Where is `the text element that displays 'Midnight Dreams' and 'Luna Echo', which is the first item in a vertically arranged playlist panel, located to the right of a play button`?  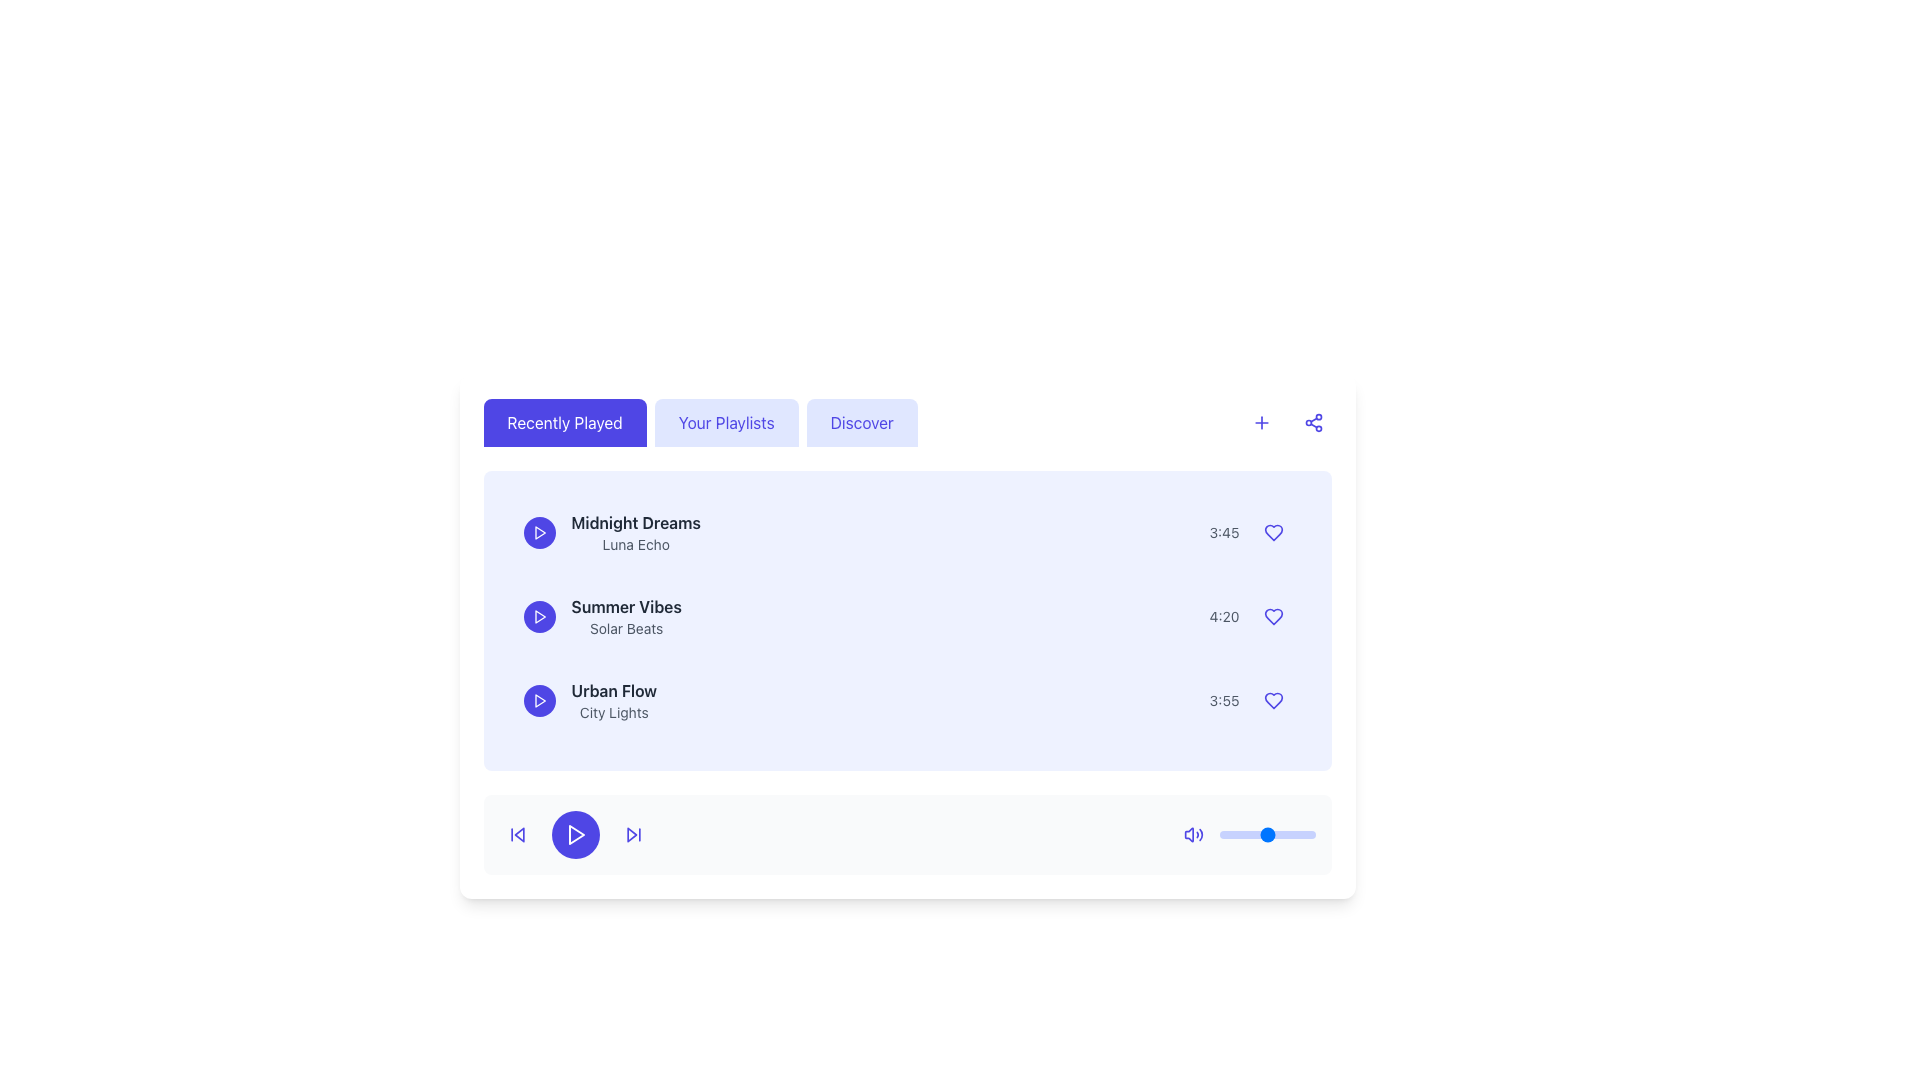 the text element that displays 'Midnight Dreams' and 'Luna Echo', which is the first item in a vertically arranged playlist panel, located to the right of a play button is located at coordinates (635, 531).